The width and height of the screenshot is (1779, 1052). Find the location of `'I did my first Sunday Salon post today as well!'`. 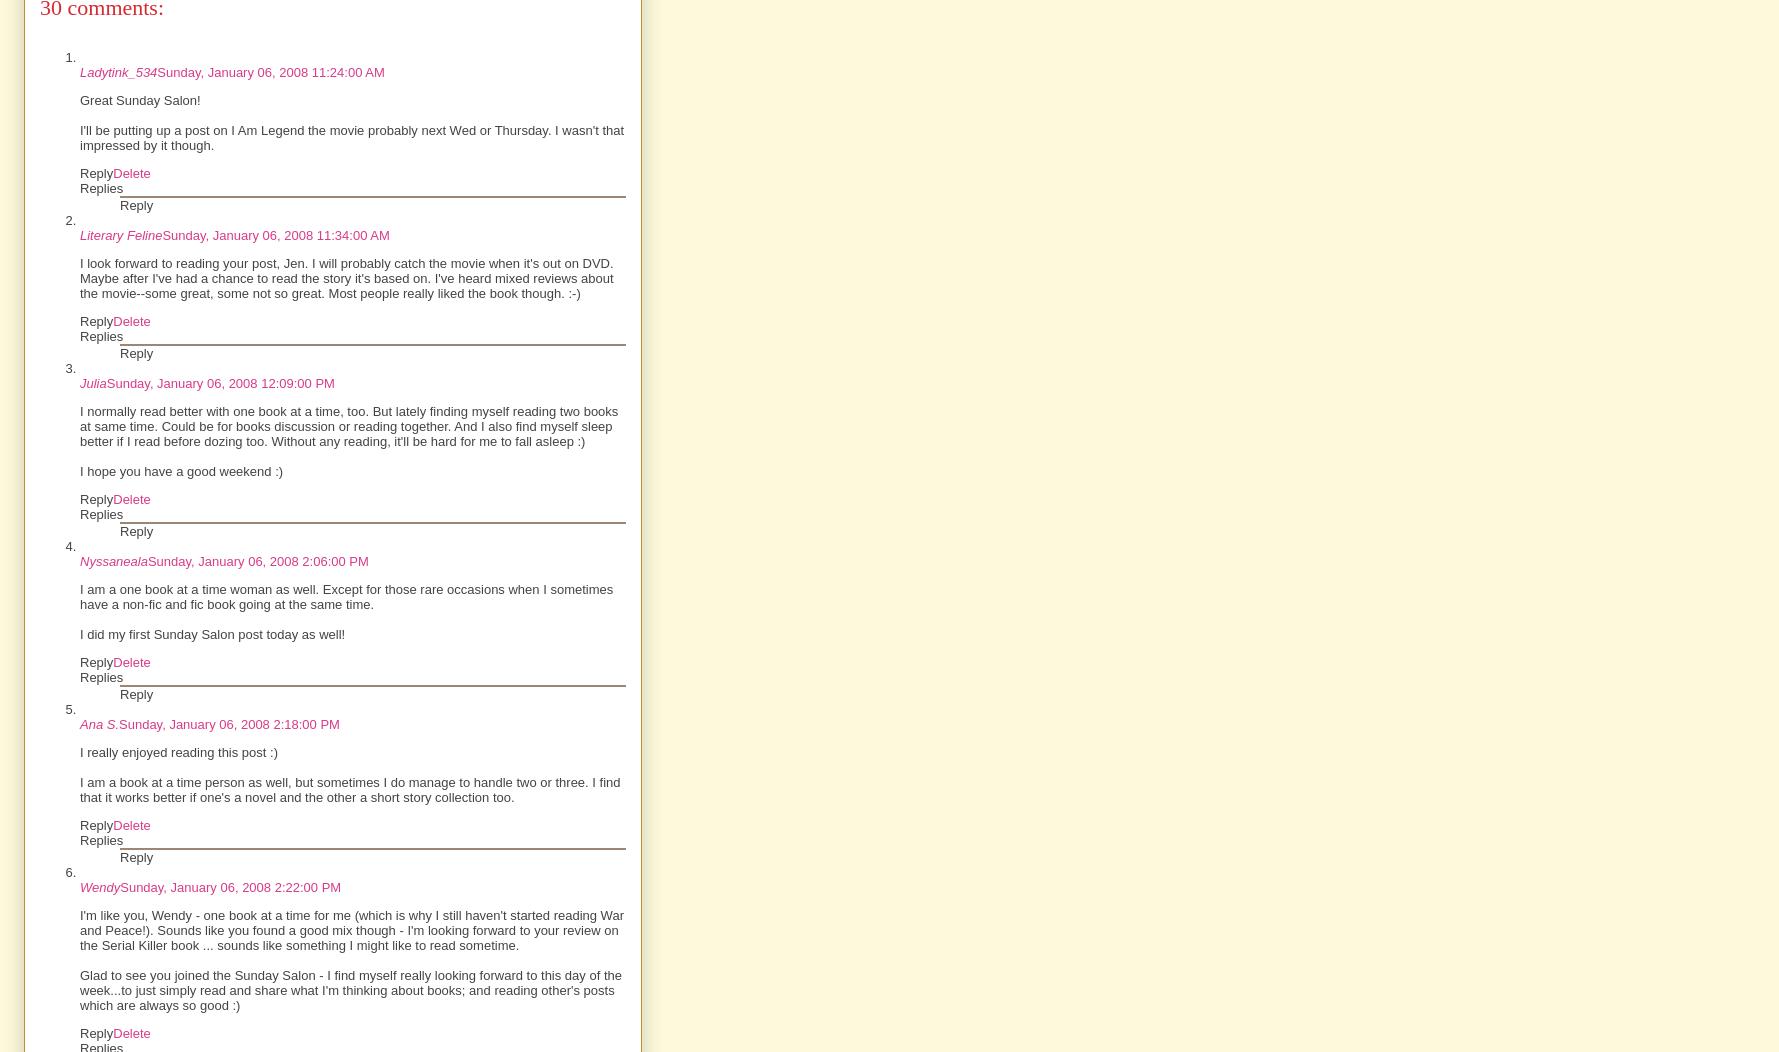

'I did my first Sunday Salon post today as well!' is located at coordinates (211, 634).